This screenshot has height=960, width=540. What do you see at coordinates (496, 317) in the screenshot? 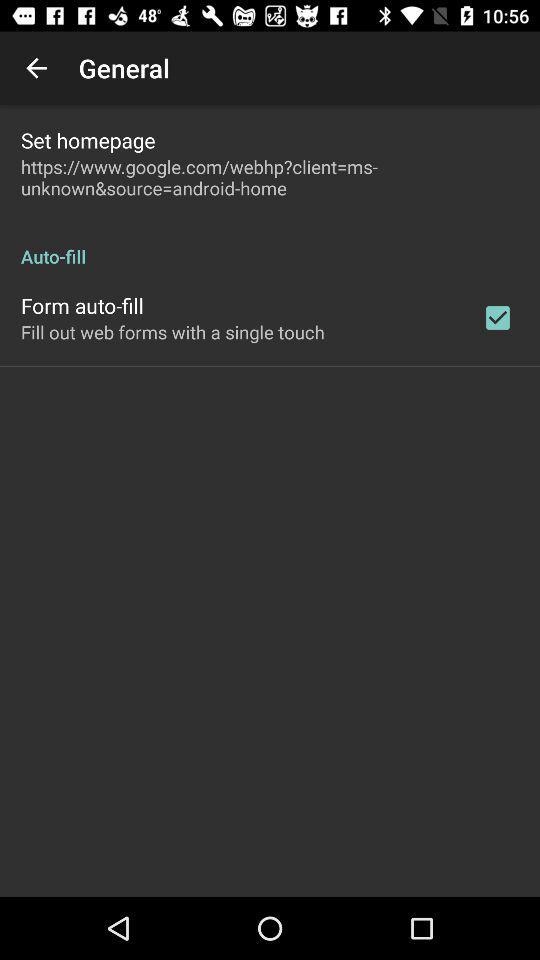
I see `app below auto-fill` at bounding box center [496, 317].